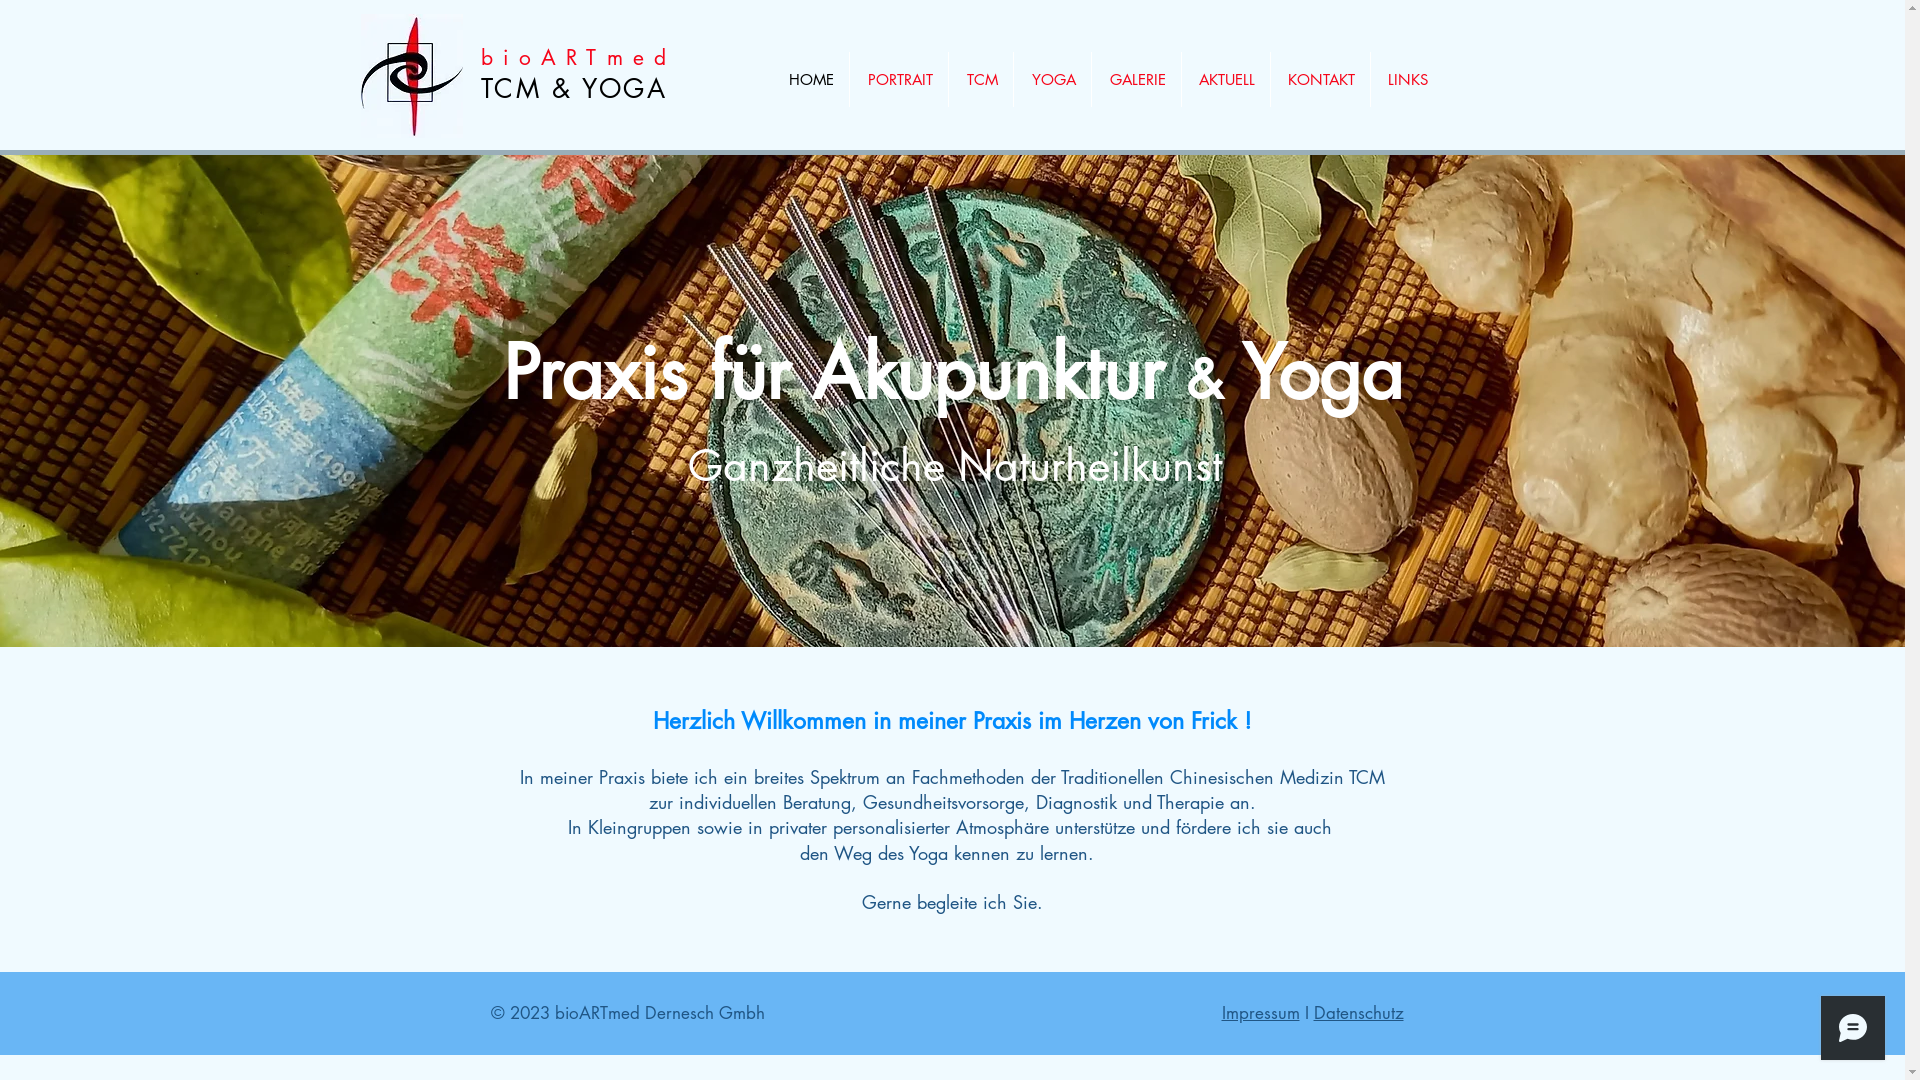 This screenshot has width=1920, height=1080. What do you see at coordinates (1319, 78) in the screenshot?
I see `'KONTAKT'` at bounding box center [1319, 78].